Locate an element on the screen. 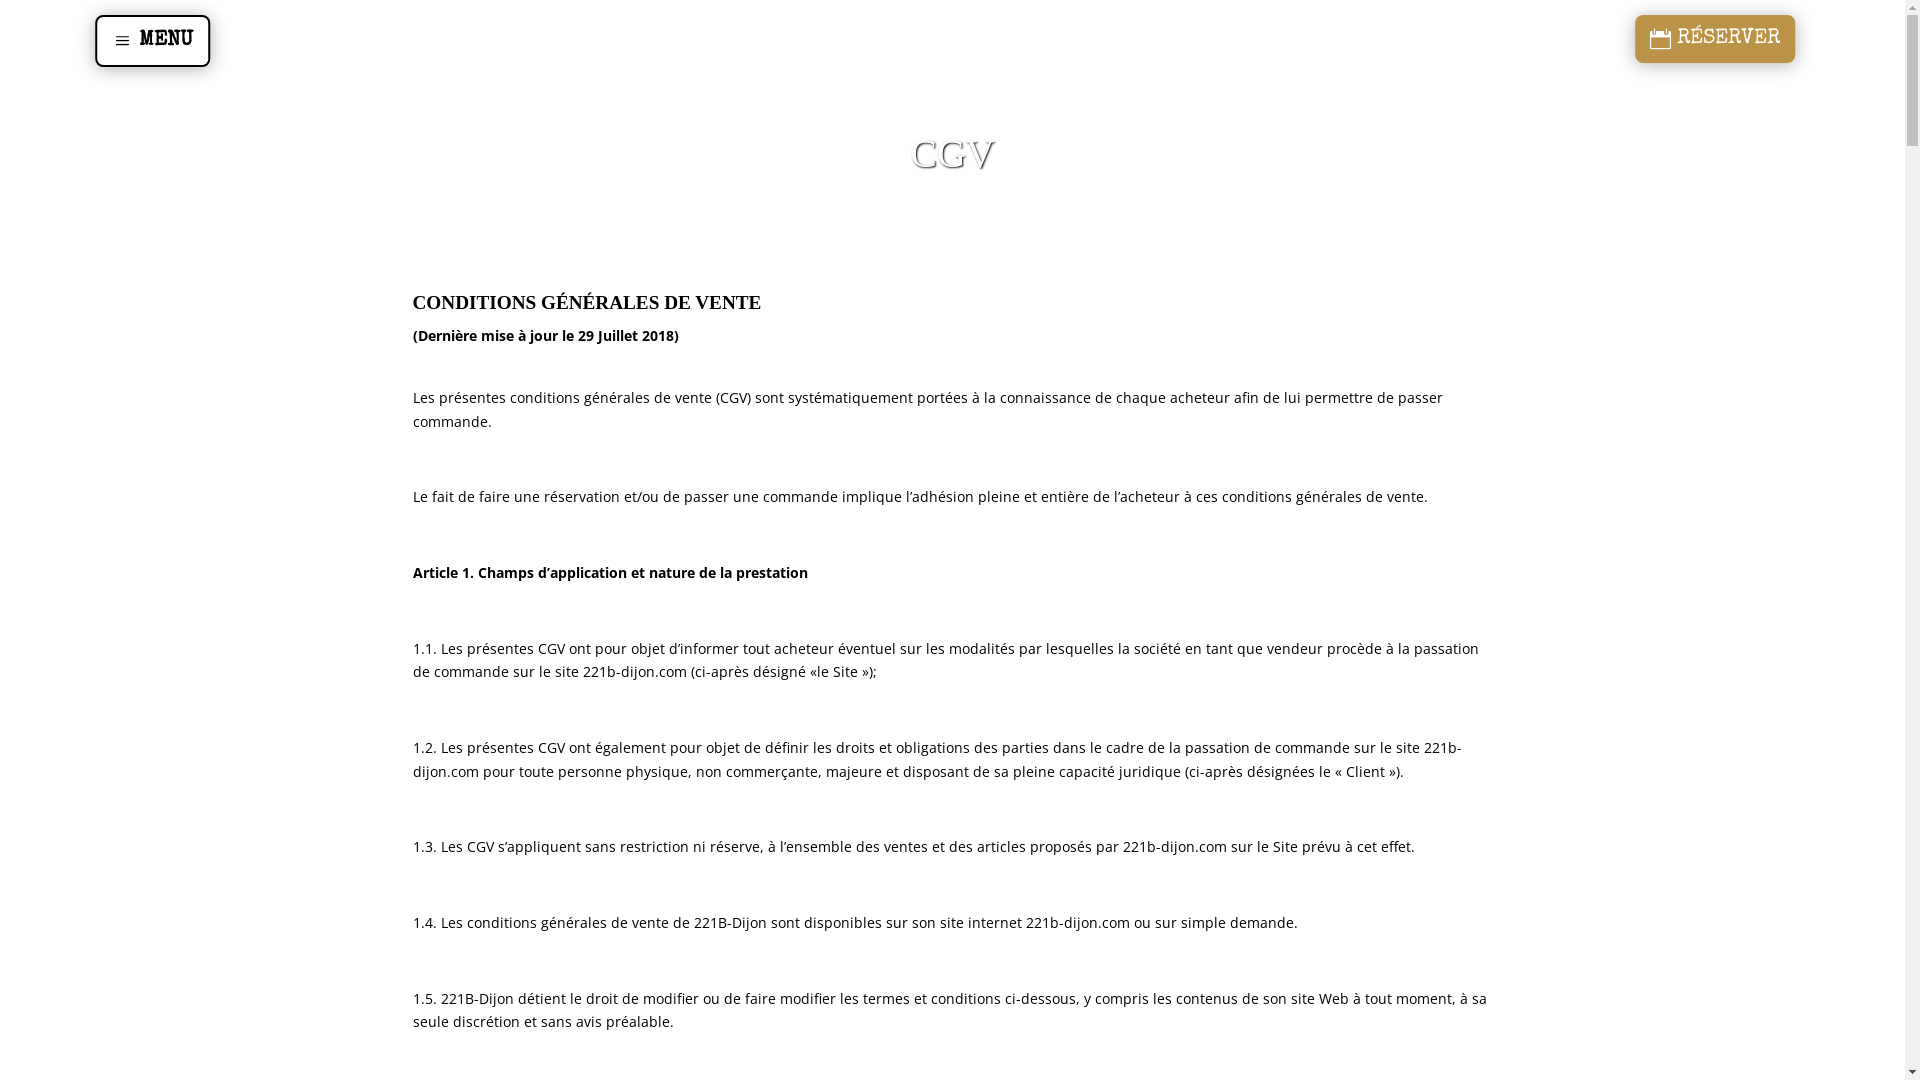 Image resolution: width=1920 pixels, height=1080 pixels. 'MENU' is located at coordinates (151, 41).